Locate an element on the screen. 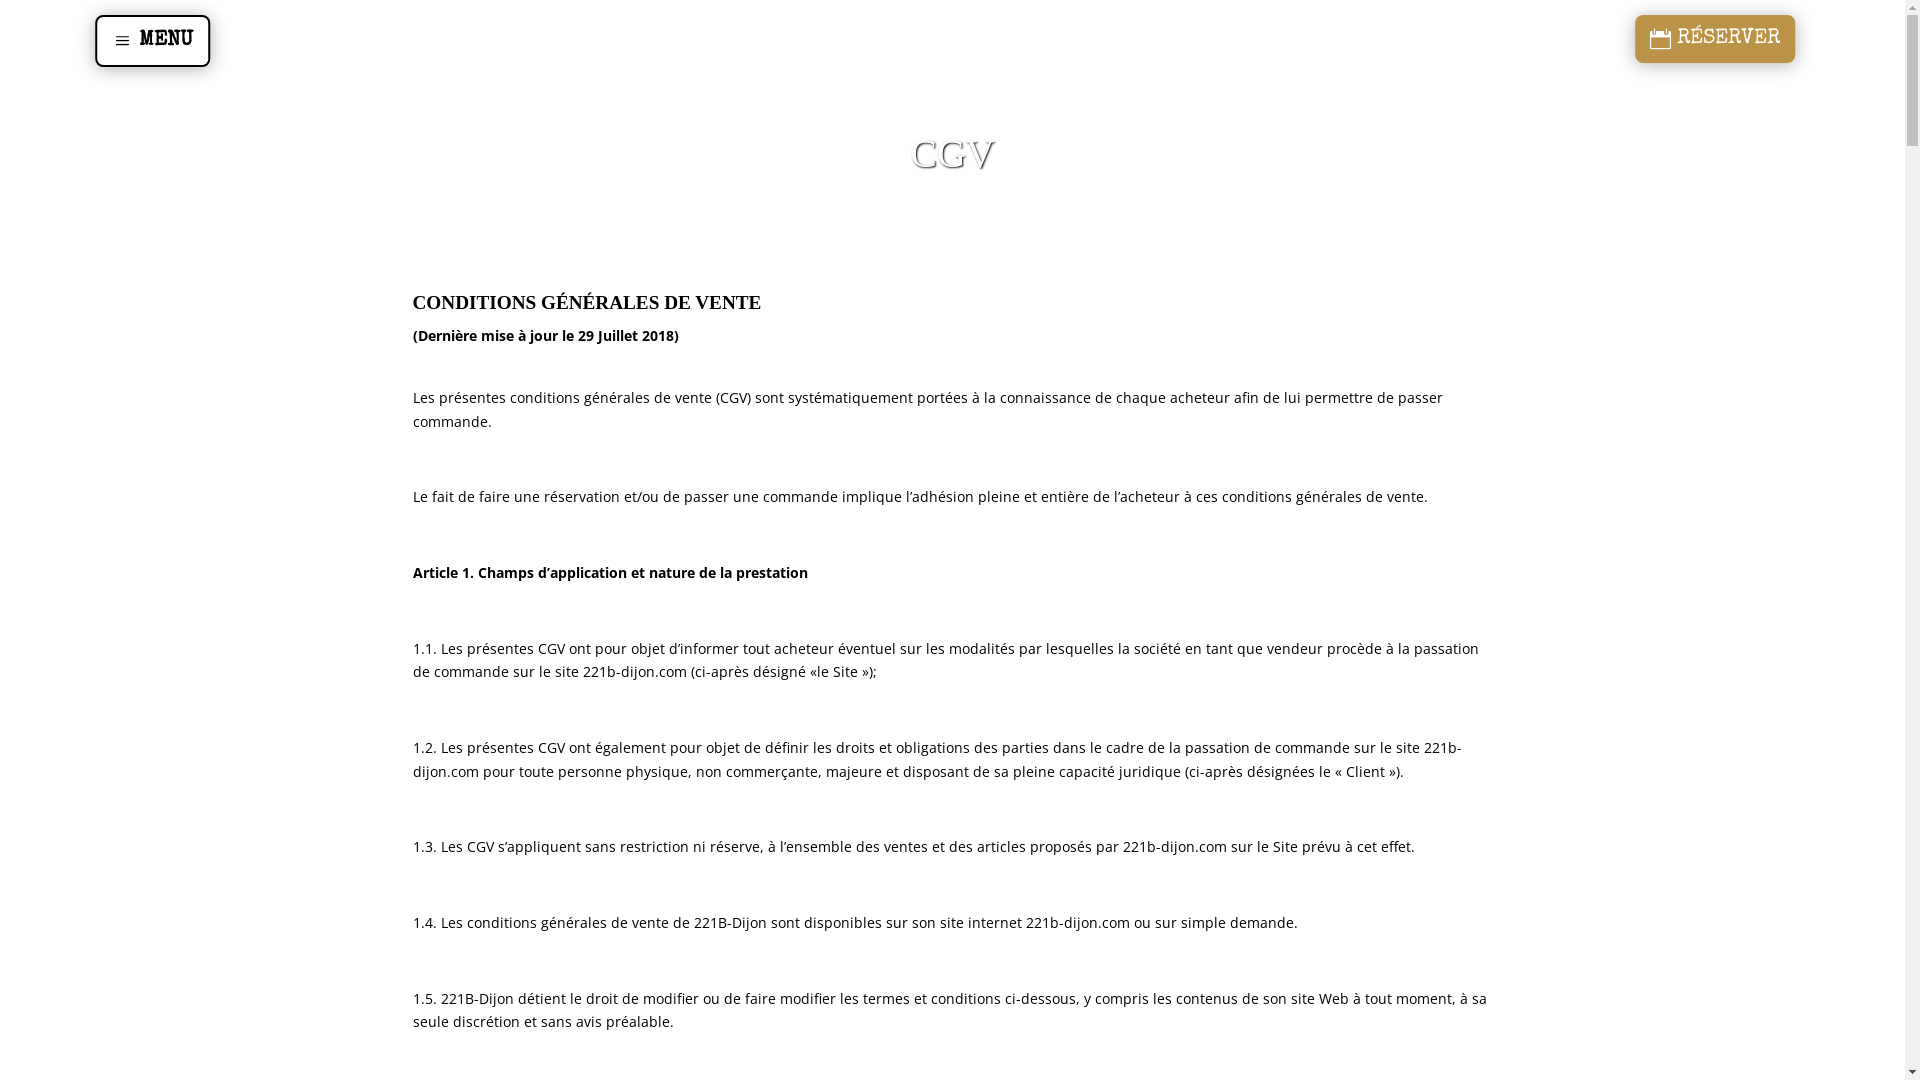 Image resolution: width=1920 pixels, height=1080 pixels. 'MENU' is located at coordinates (151, 41).